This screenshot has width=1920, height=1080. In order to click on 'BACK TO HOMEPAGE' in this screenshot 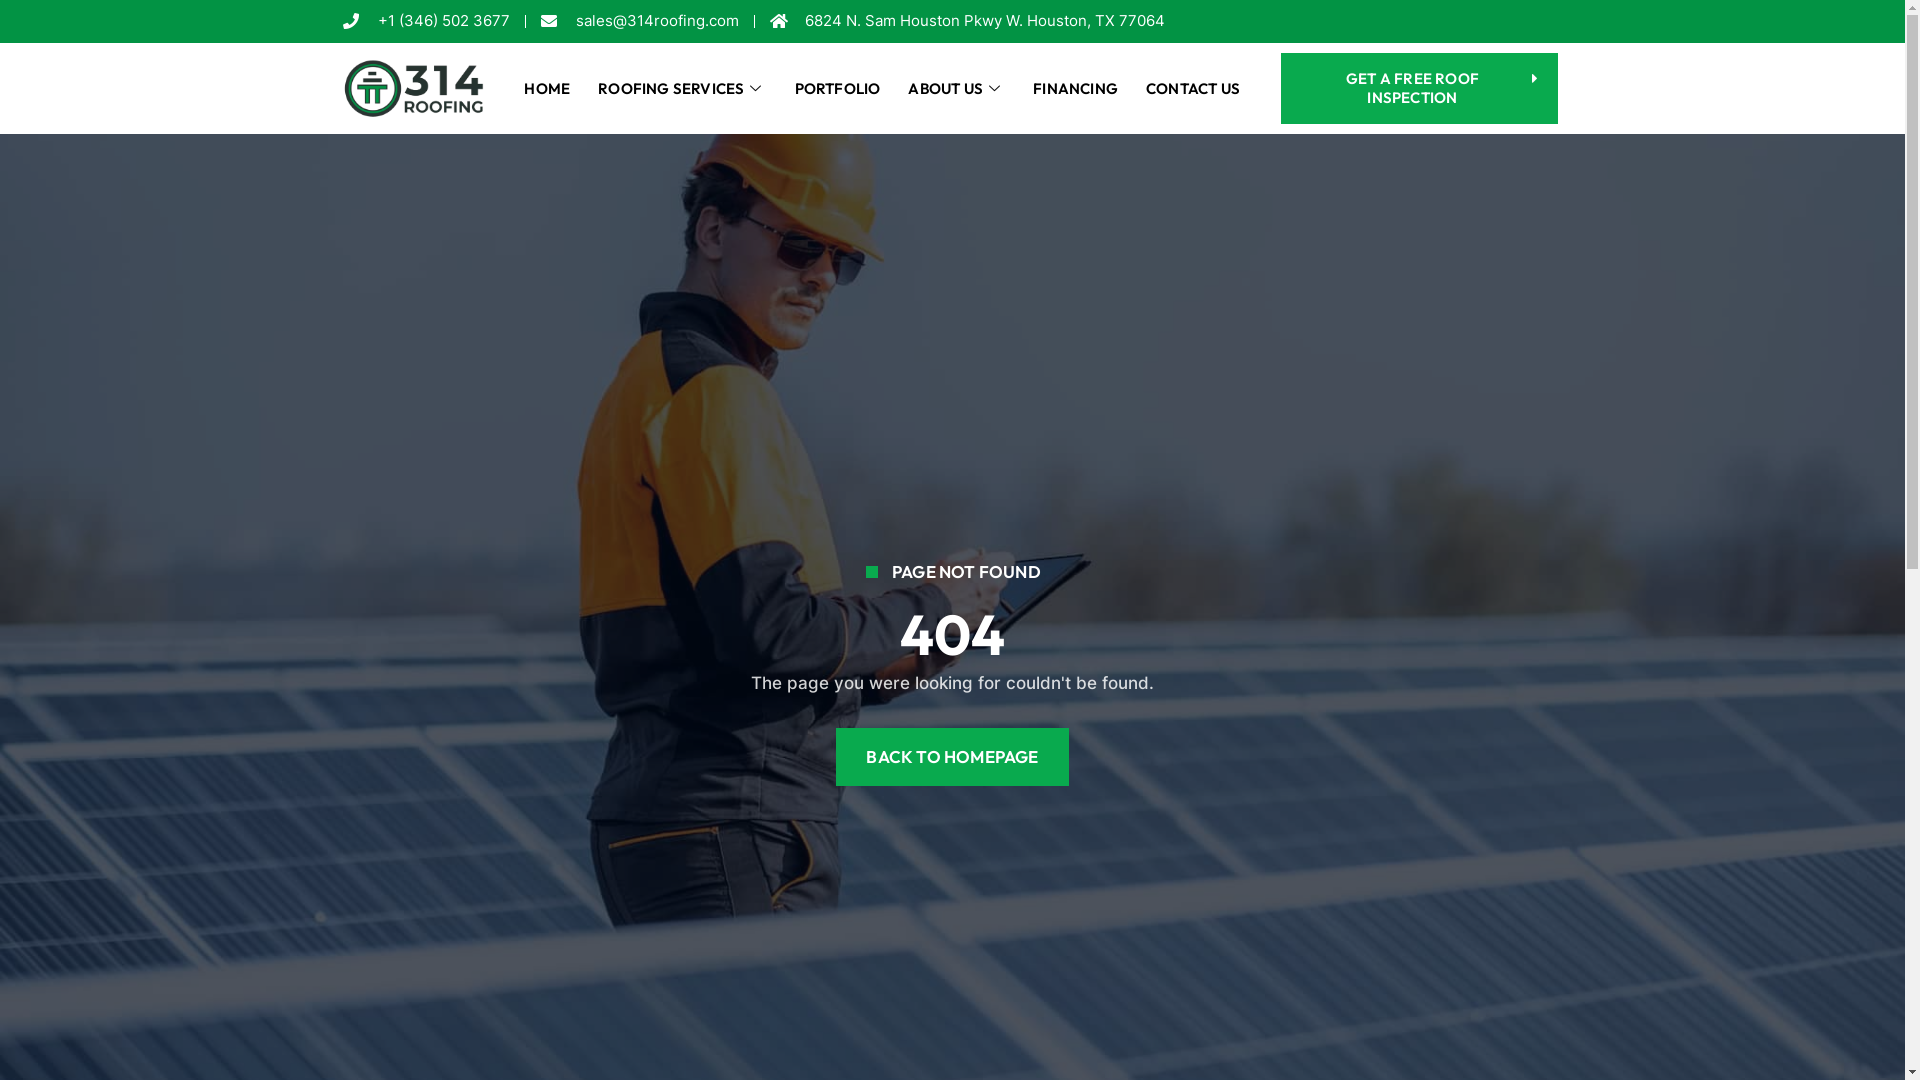, I will do `click(950, 756)`.